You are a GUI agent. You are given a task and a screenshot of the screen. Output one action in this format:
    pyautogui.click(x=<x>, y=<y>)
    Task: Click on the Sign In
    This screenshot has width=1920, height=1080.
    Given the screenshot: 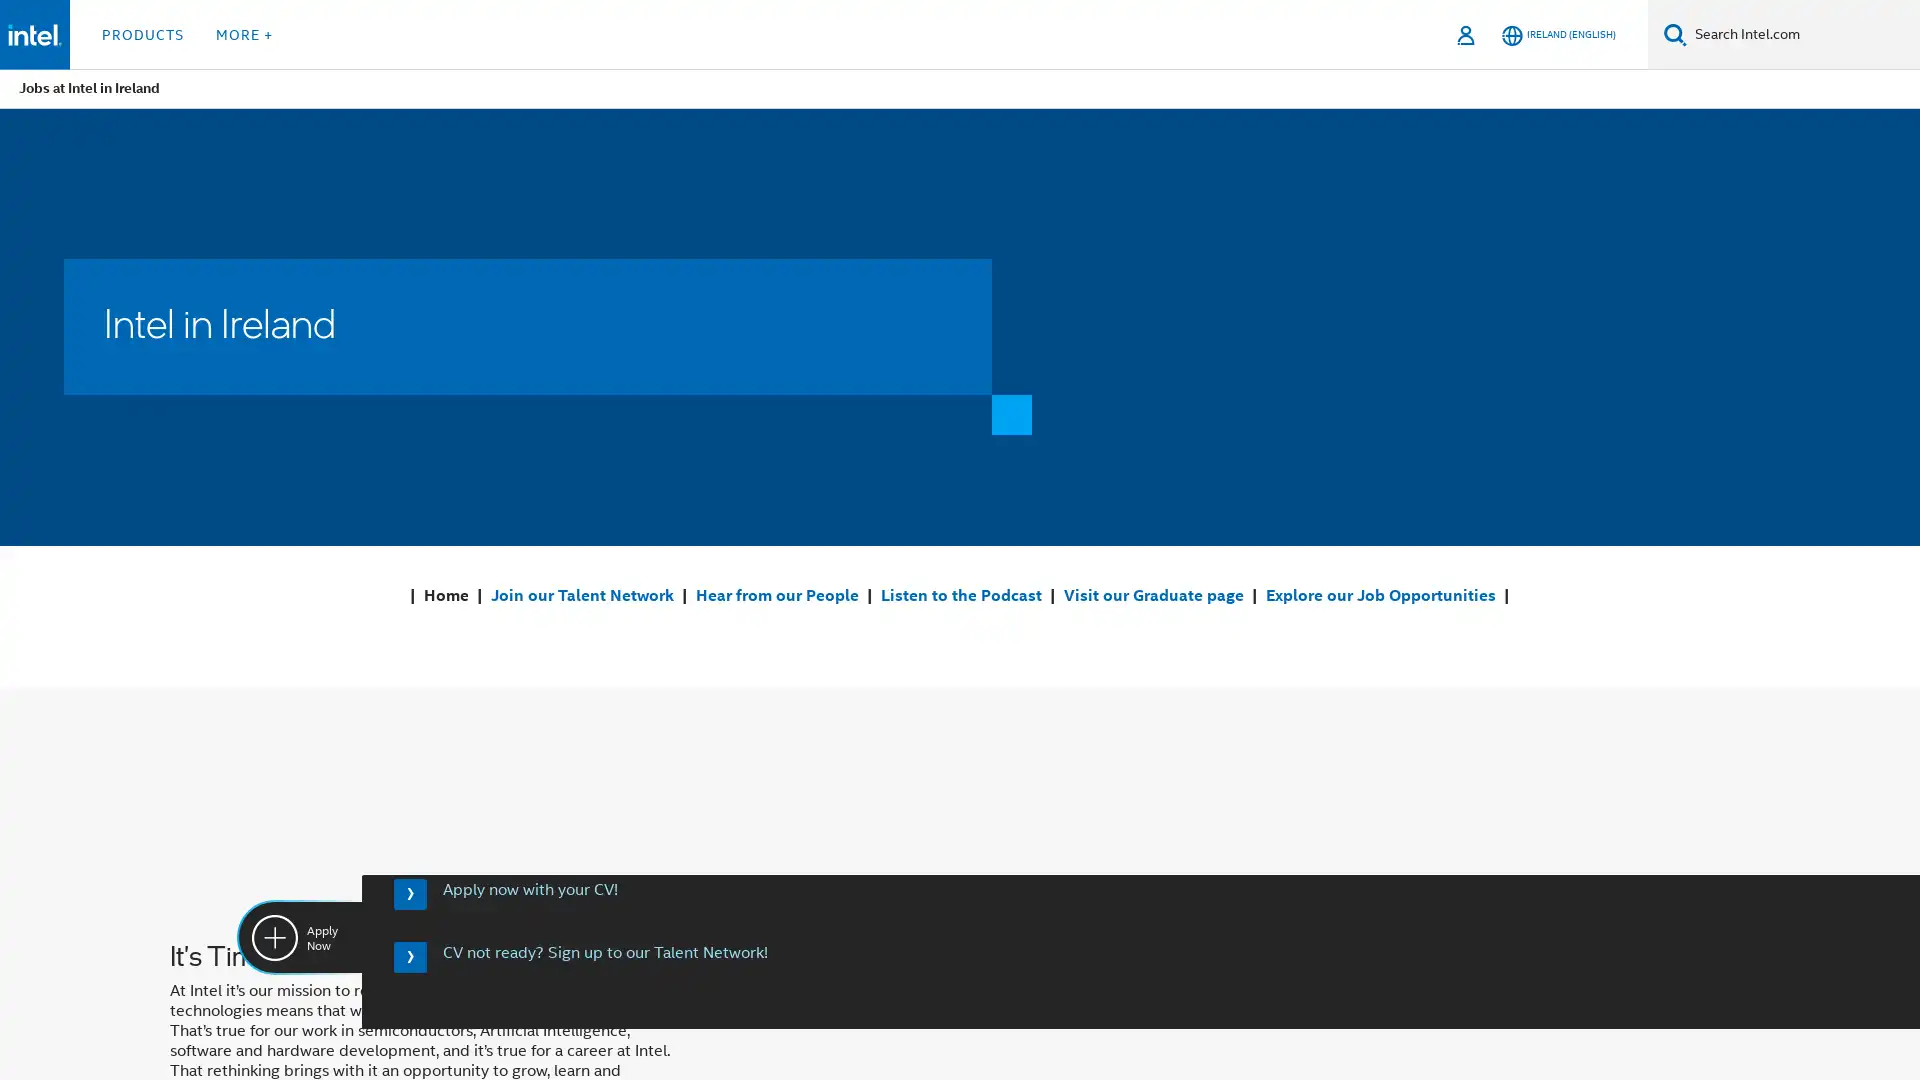 What is the action you would take?
    pyautogui.click(x=1467, y=34)
    